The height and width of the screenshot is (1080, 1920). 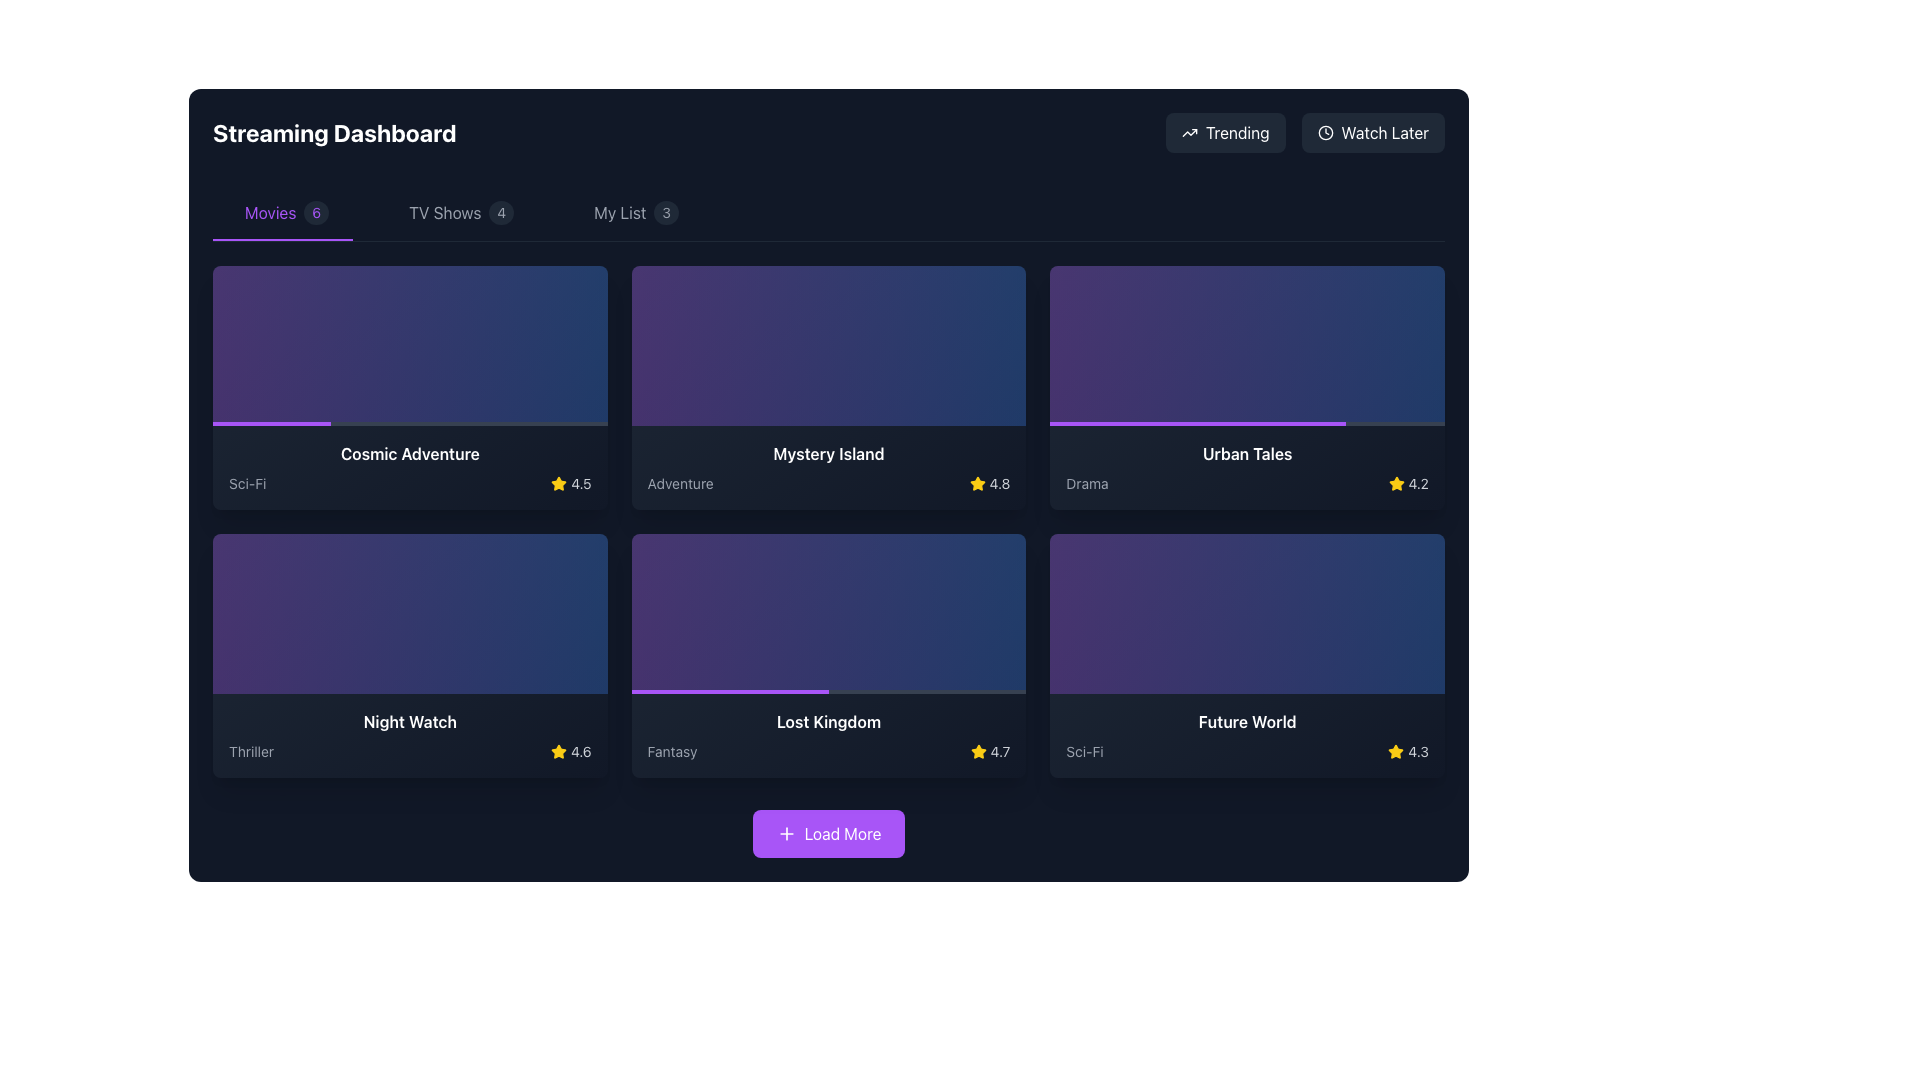 What do you see at coordinates (829, 721) in the screenshot?
I see `the static text label displaying the title 'Lost Kingdom,' which is located in the lower section of the movie card, above the 'Fantasy' genre label and rating information` at bounding box center [829, 721].